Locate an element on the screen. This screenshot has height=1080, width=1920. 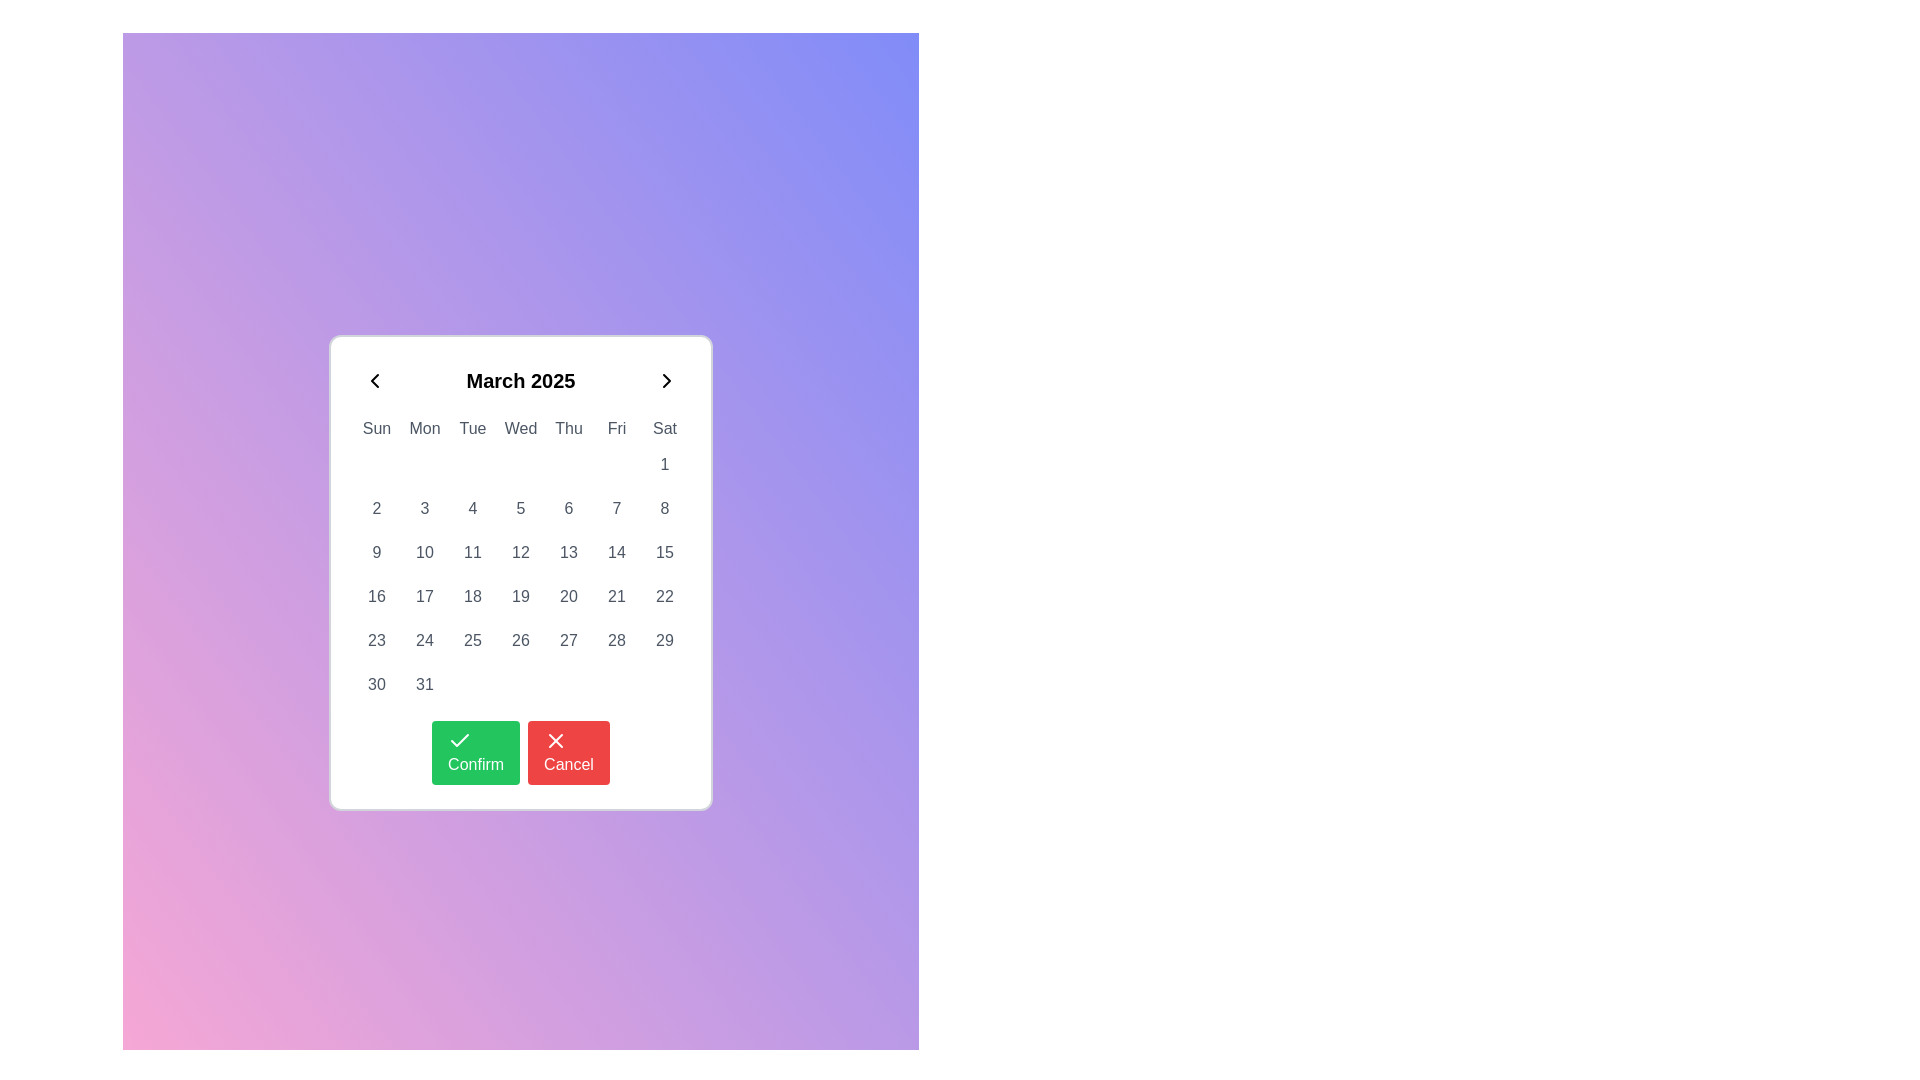
the small, circular decorative marker located below the 'Wed' column in the calendar grid is located at coordinates (521, 465).